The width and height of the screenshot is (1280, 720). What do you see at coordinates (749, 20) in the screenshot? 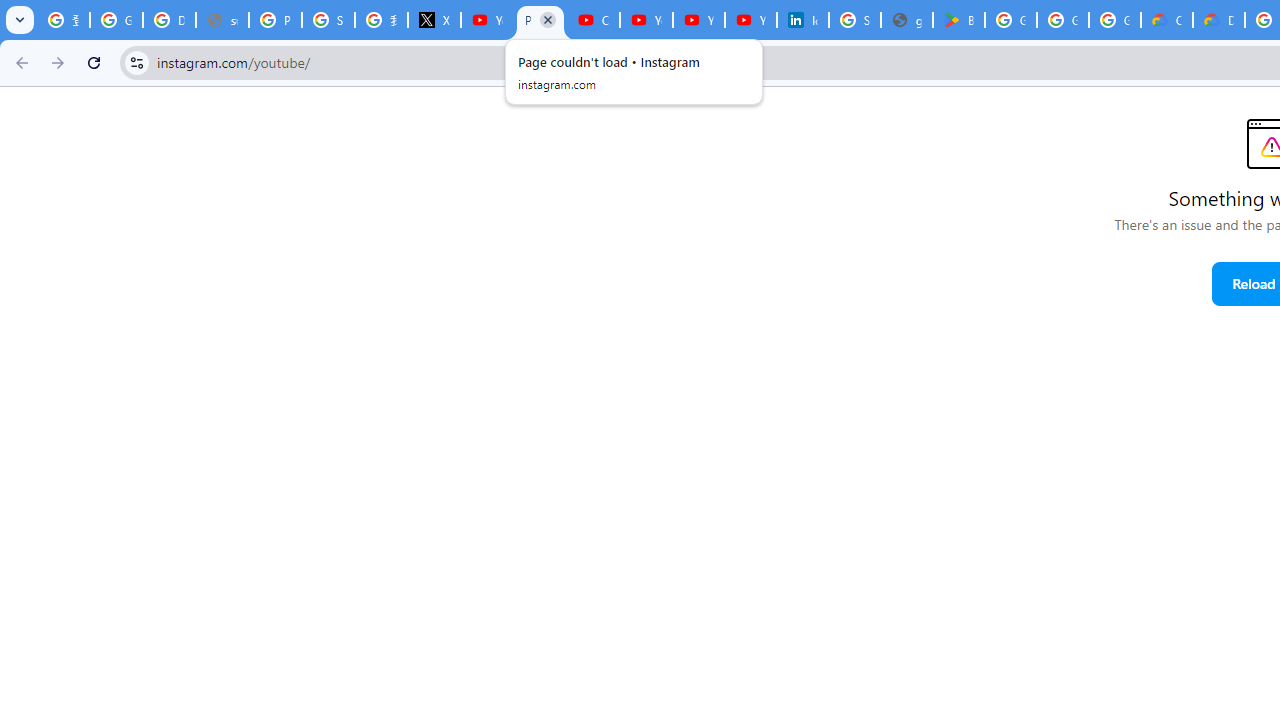
I see `'YouTube Culture & Trends - YouTube Top 10, 2021'` at bounding box center [749, 20].